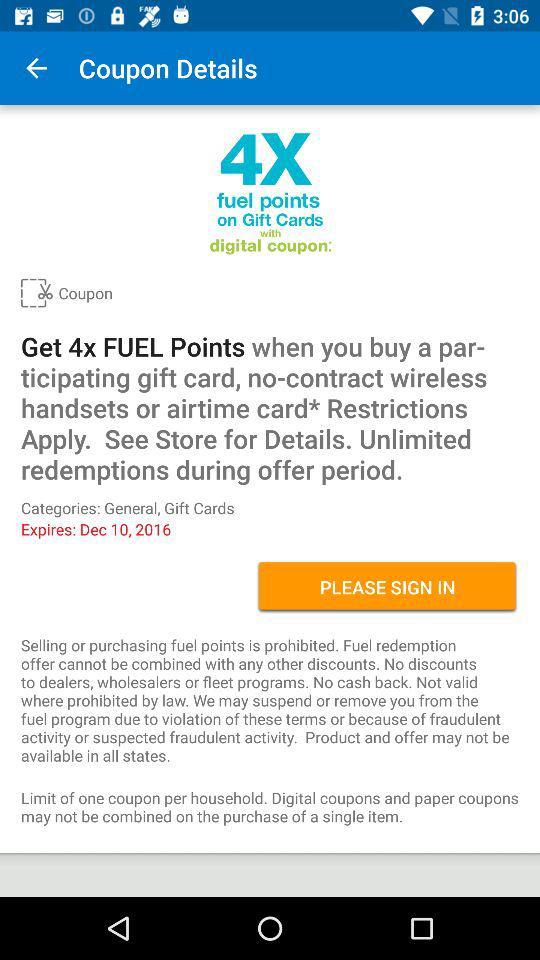 This screenshot has width=540, height=960. Describe the element at coordinates (387, 587) in the screenshot. I see `the please sign in item` at that location.